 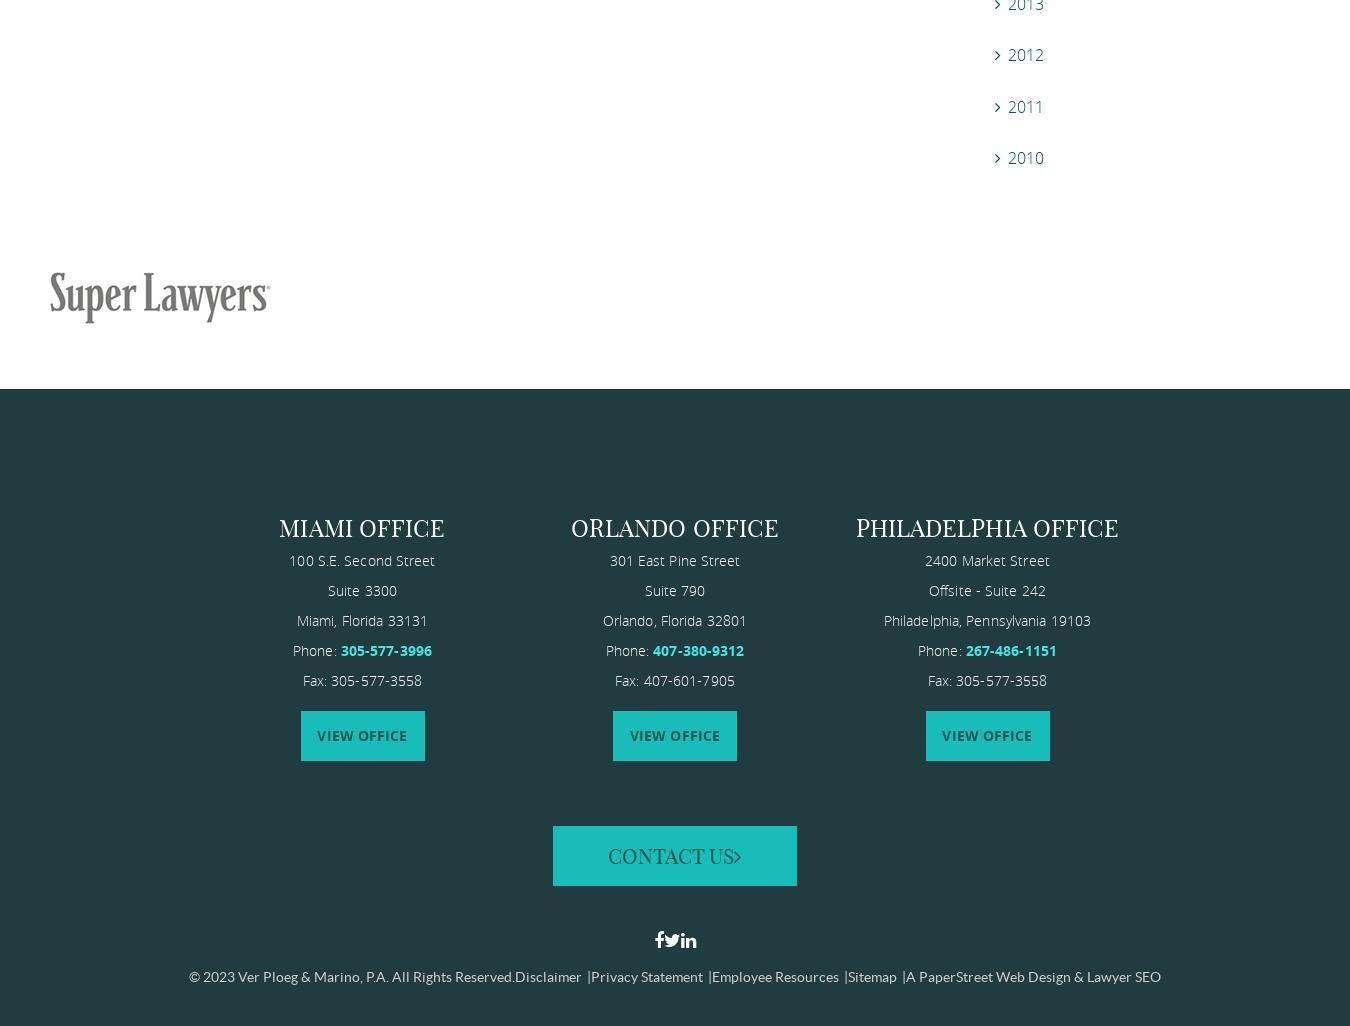 I want to click on 'Miami', so click(x=313, y=619).